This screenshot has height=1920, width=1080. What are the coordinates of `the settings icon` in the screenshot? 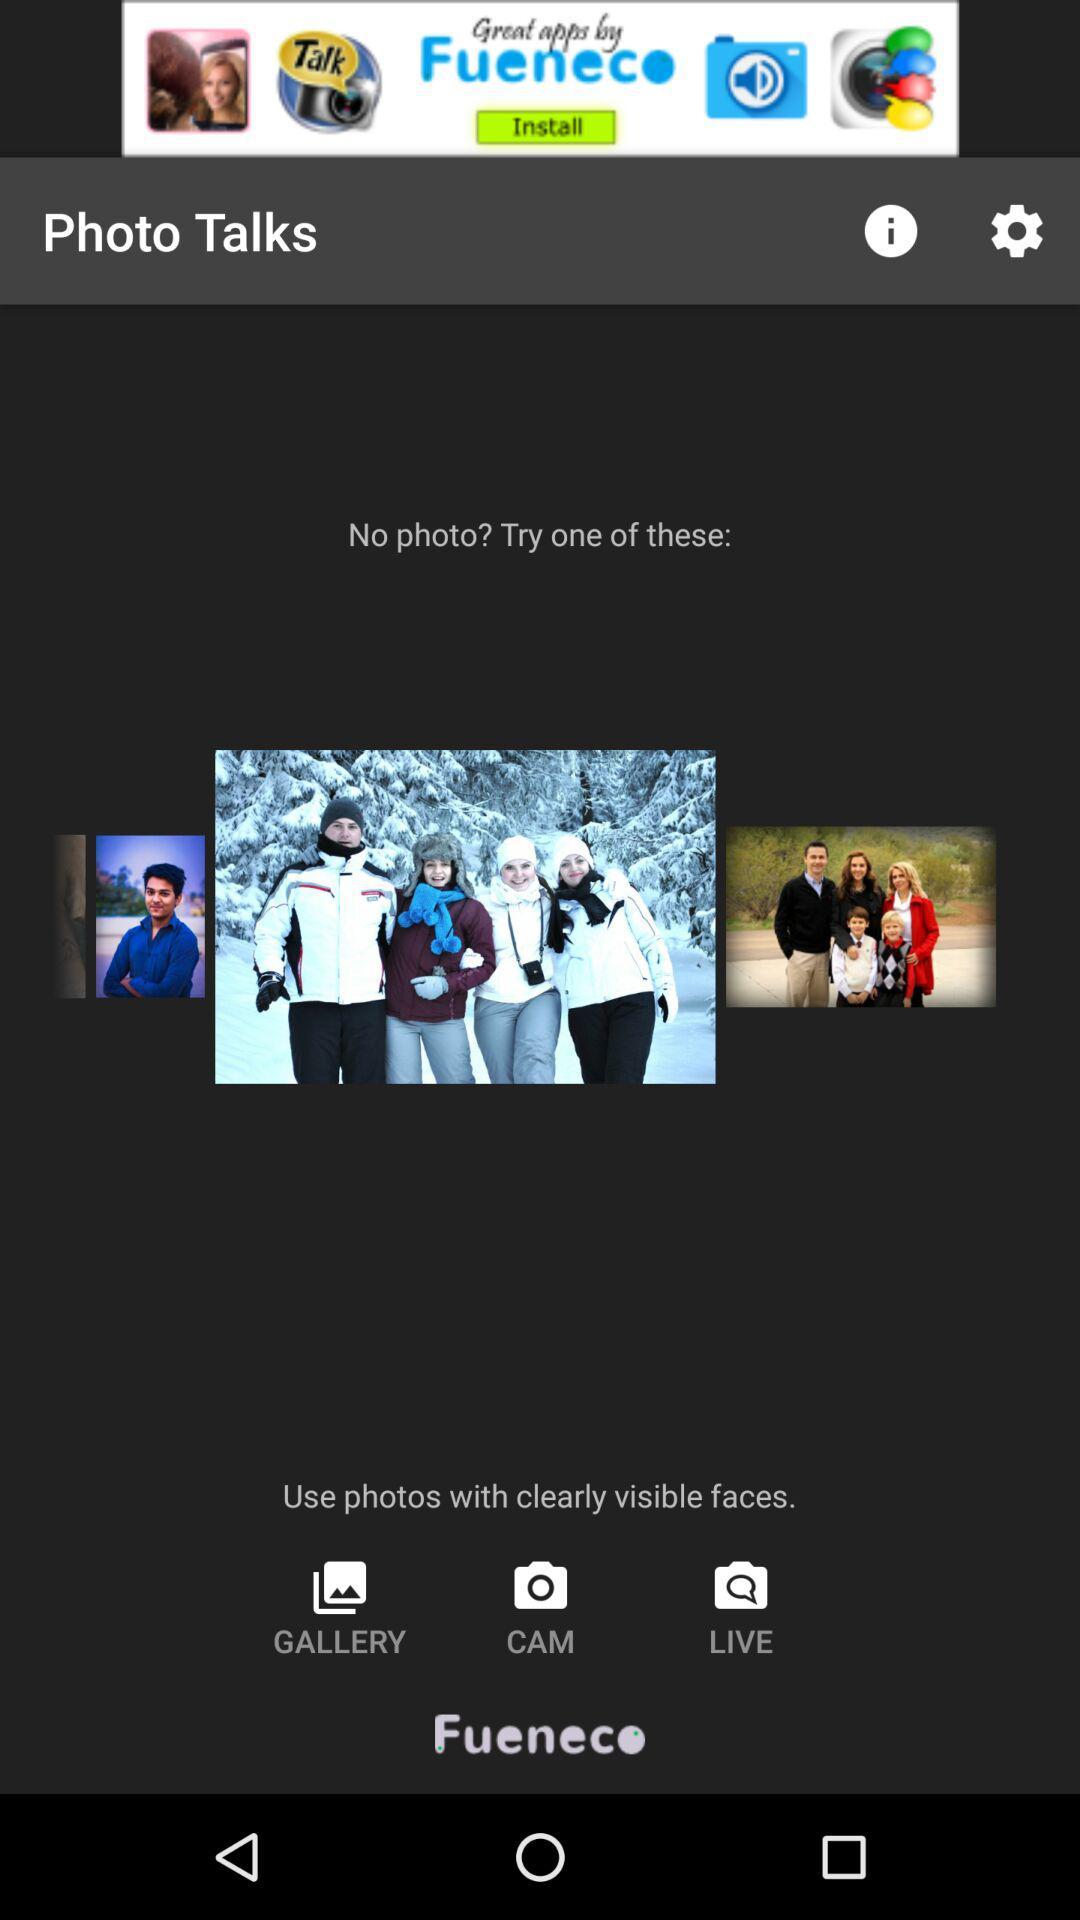 It's located at (1017, 230).